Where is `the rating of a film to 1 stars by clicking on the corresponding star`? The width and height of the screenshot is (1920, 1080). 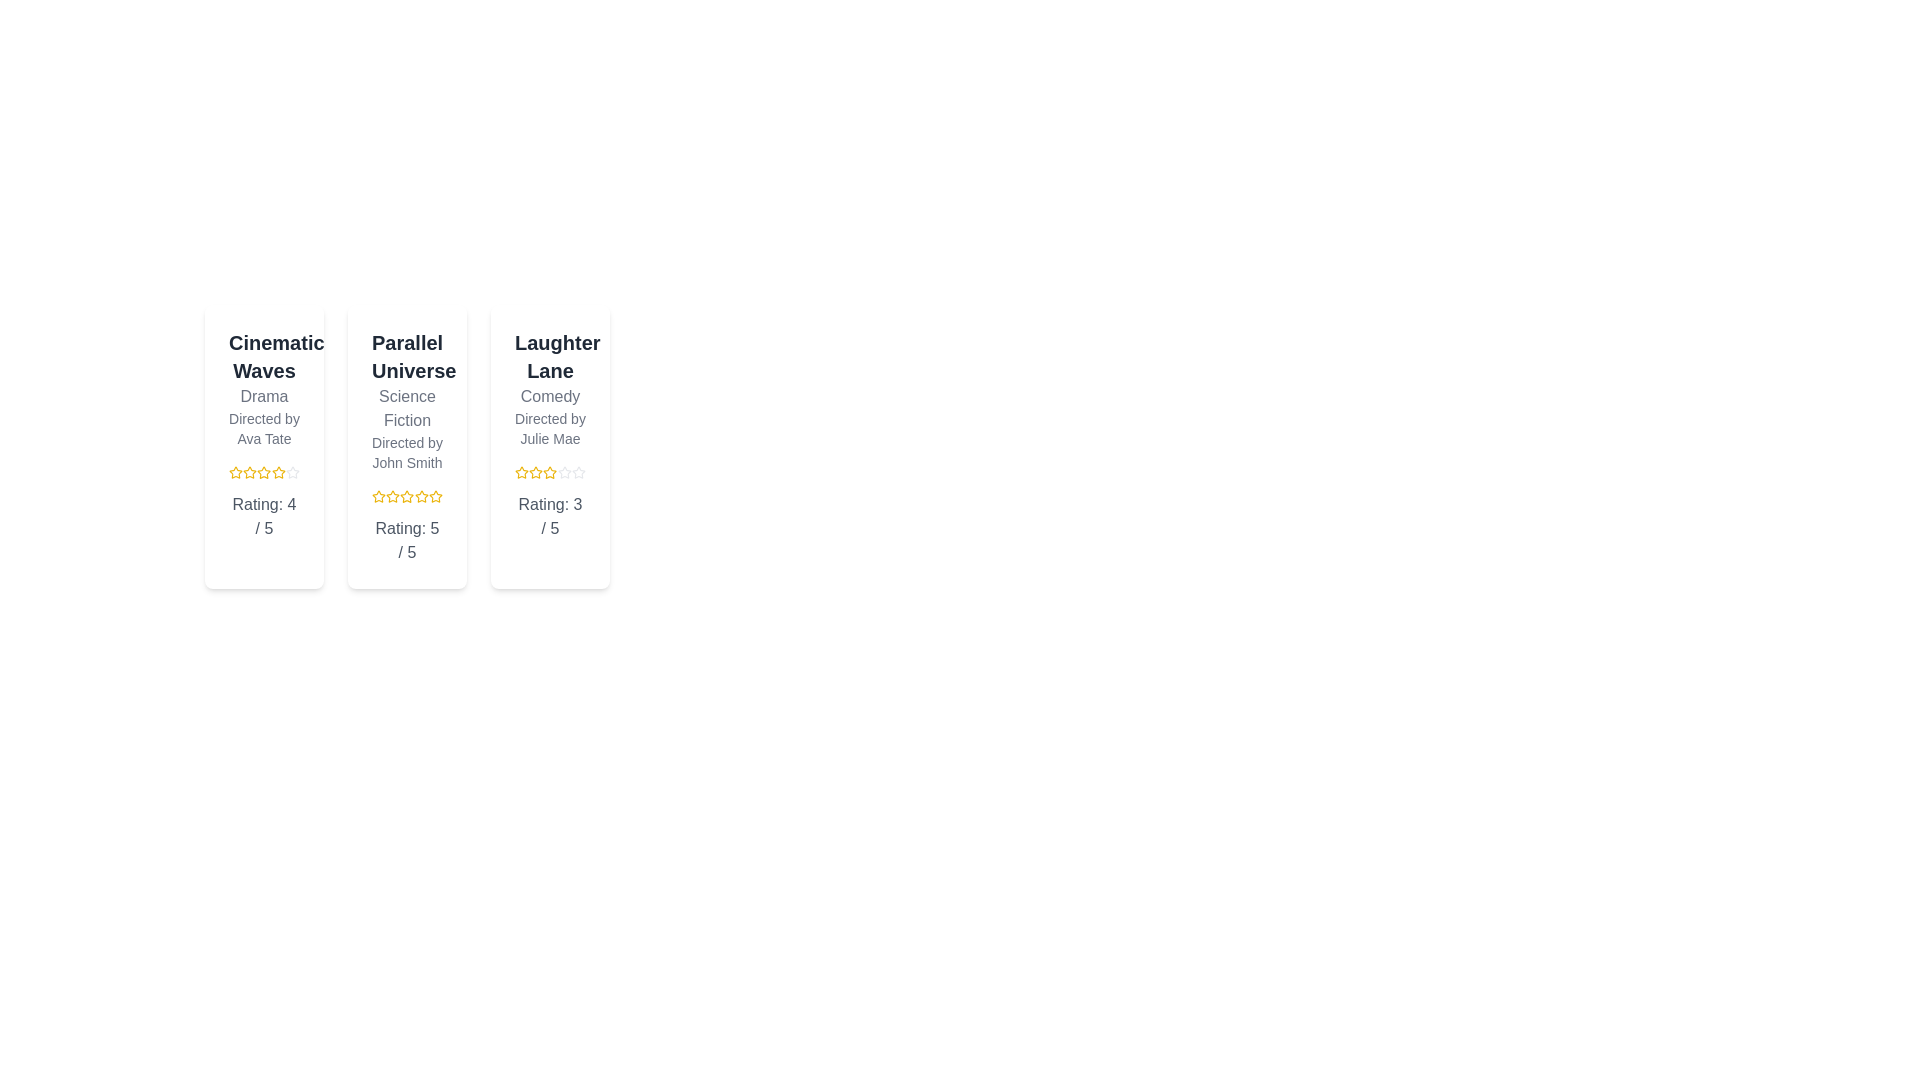 the rating of a film to 1 stars by clicking on the corresponding star is located at coordinates (235, 473).